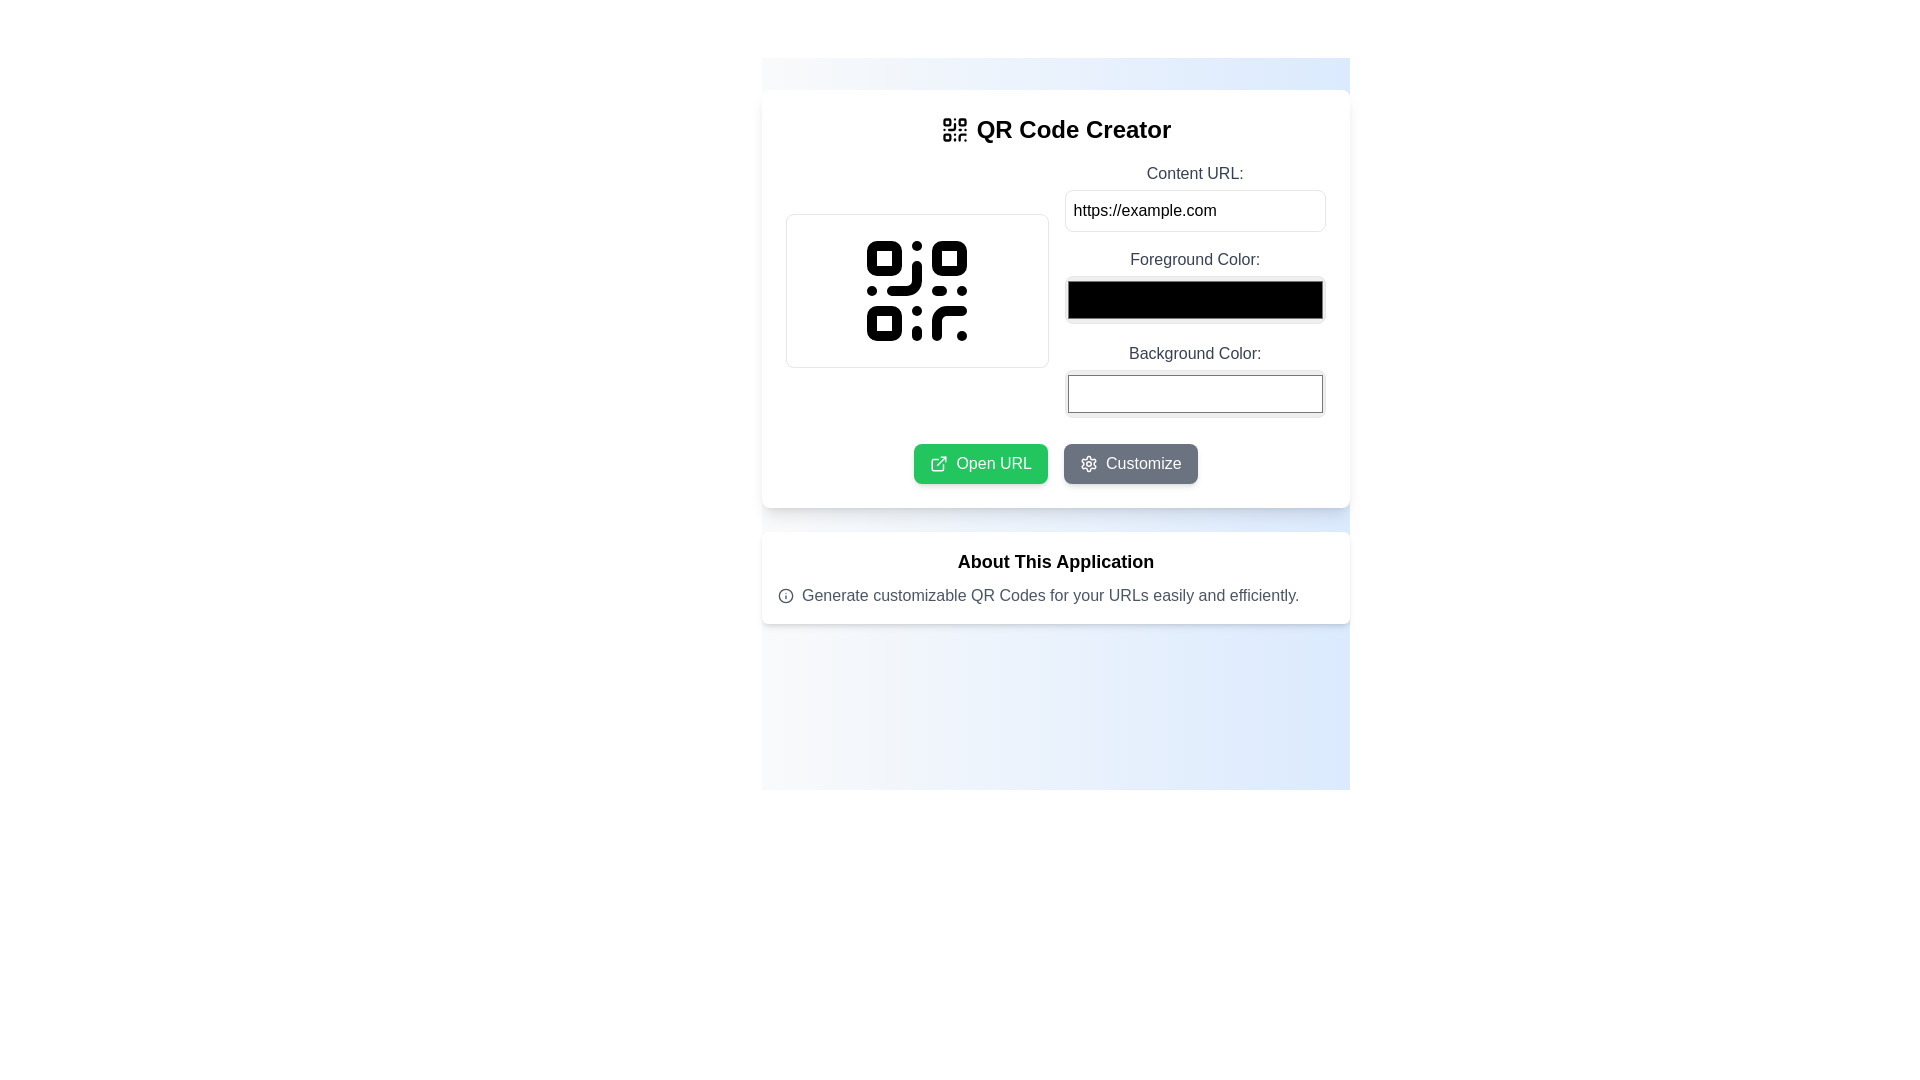 This screenshot has height=1080, width=1920. I want to click on the Textual information label that describes the application's purpose for creating QR codes, positioned below the 'About This Application' heading, so click(1055, 595).